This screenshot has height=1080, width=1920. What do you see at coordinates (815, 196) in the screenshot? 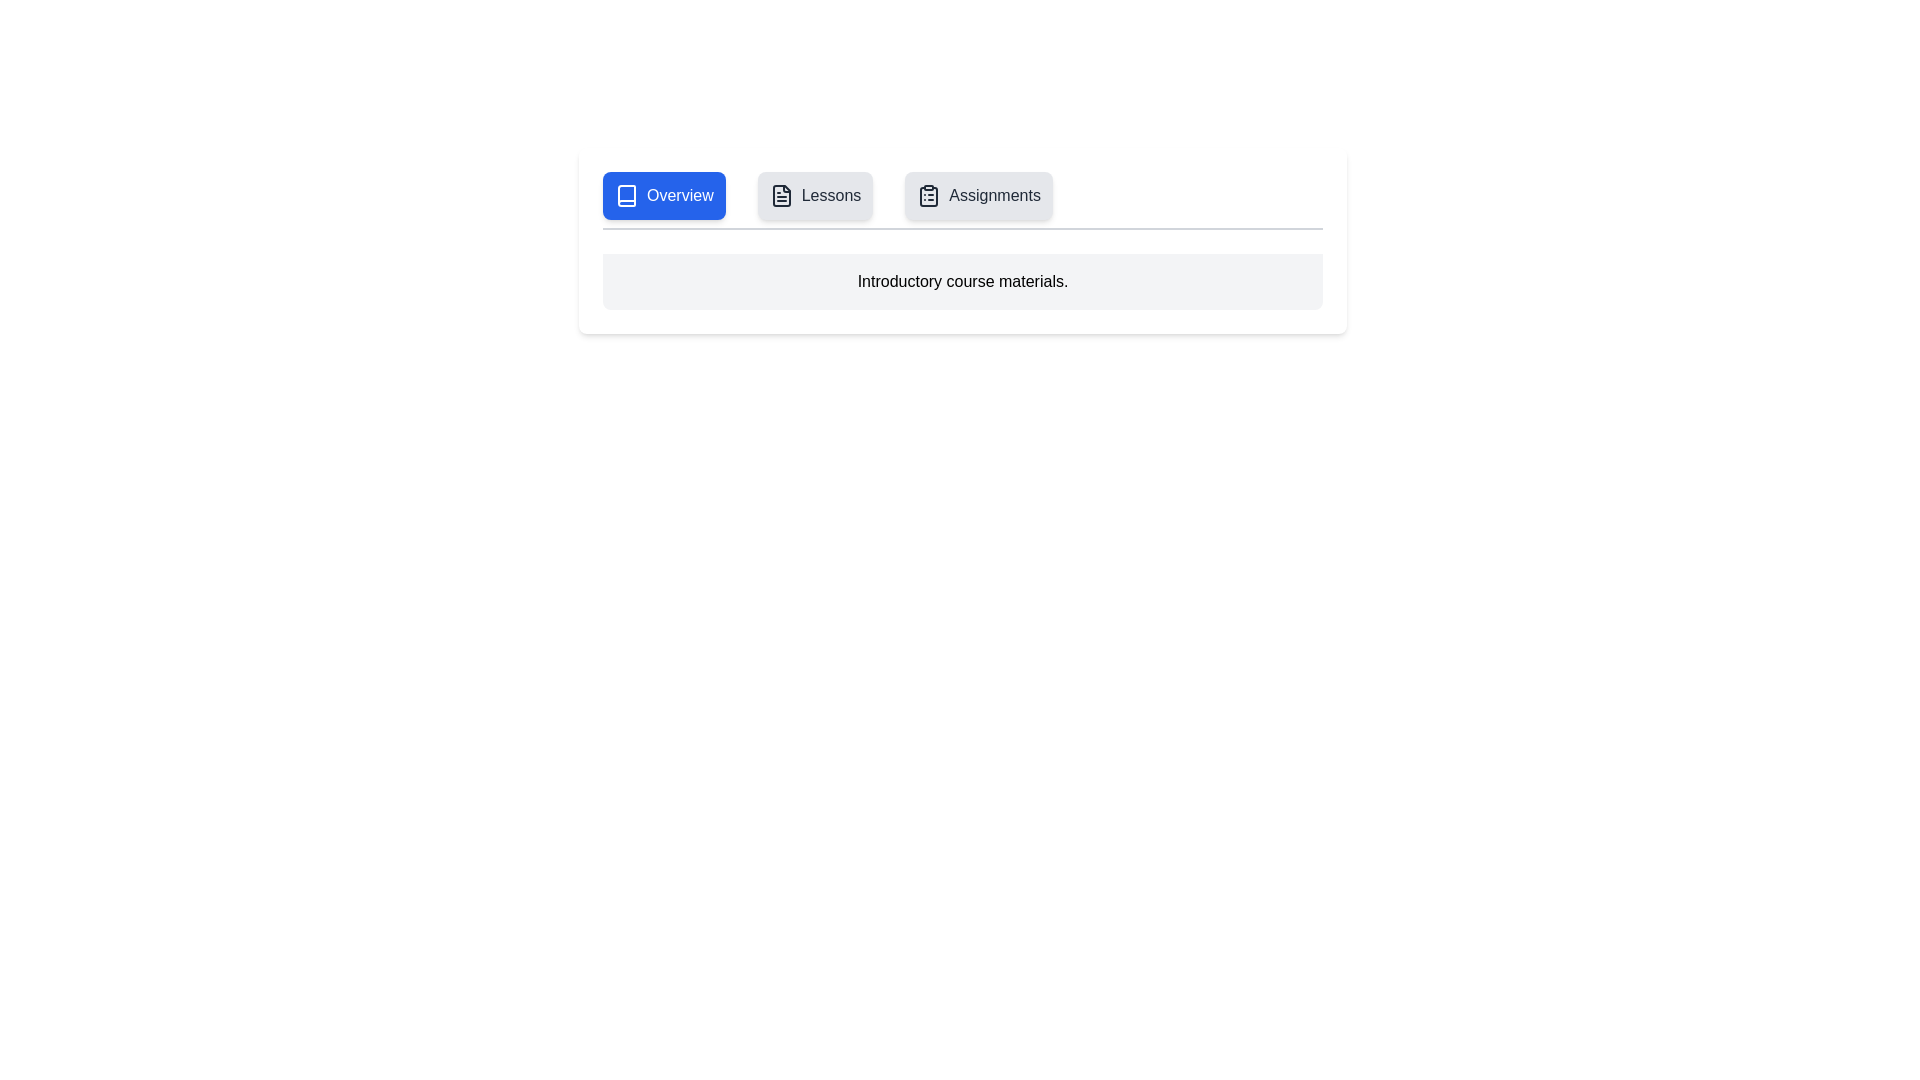
I see `the Lessons tab` at bounding box center [815, 196].